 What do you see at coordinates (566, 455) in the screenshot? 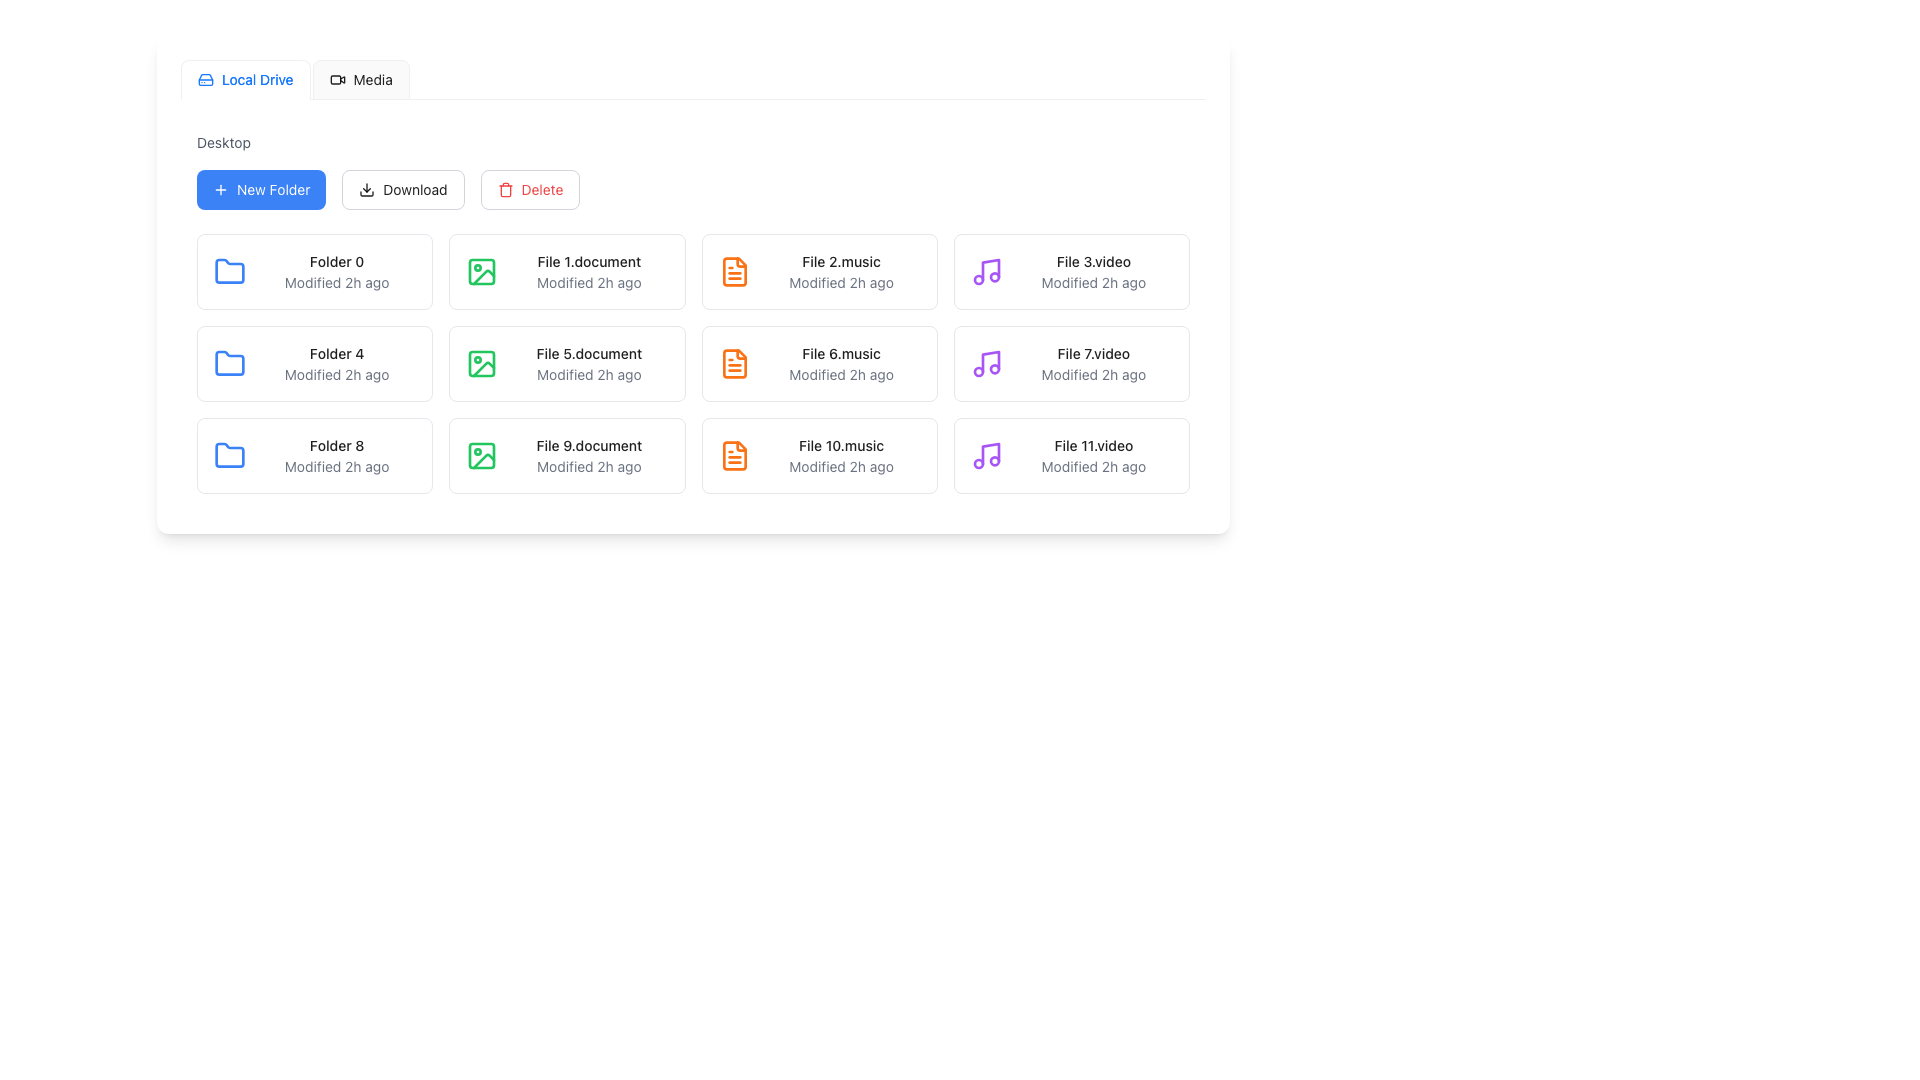
I see `the File entry item representing 'File 9.document'` at bounding box center [566, 455].